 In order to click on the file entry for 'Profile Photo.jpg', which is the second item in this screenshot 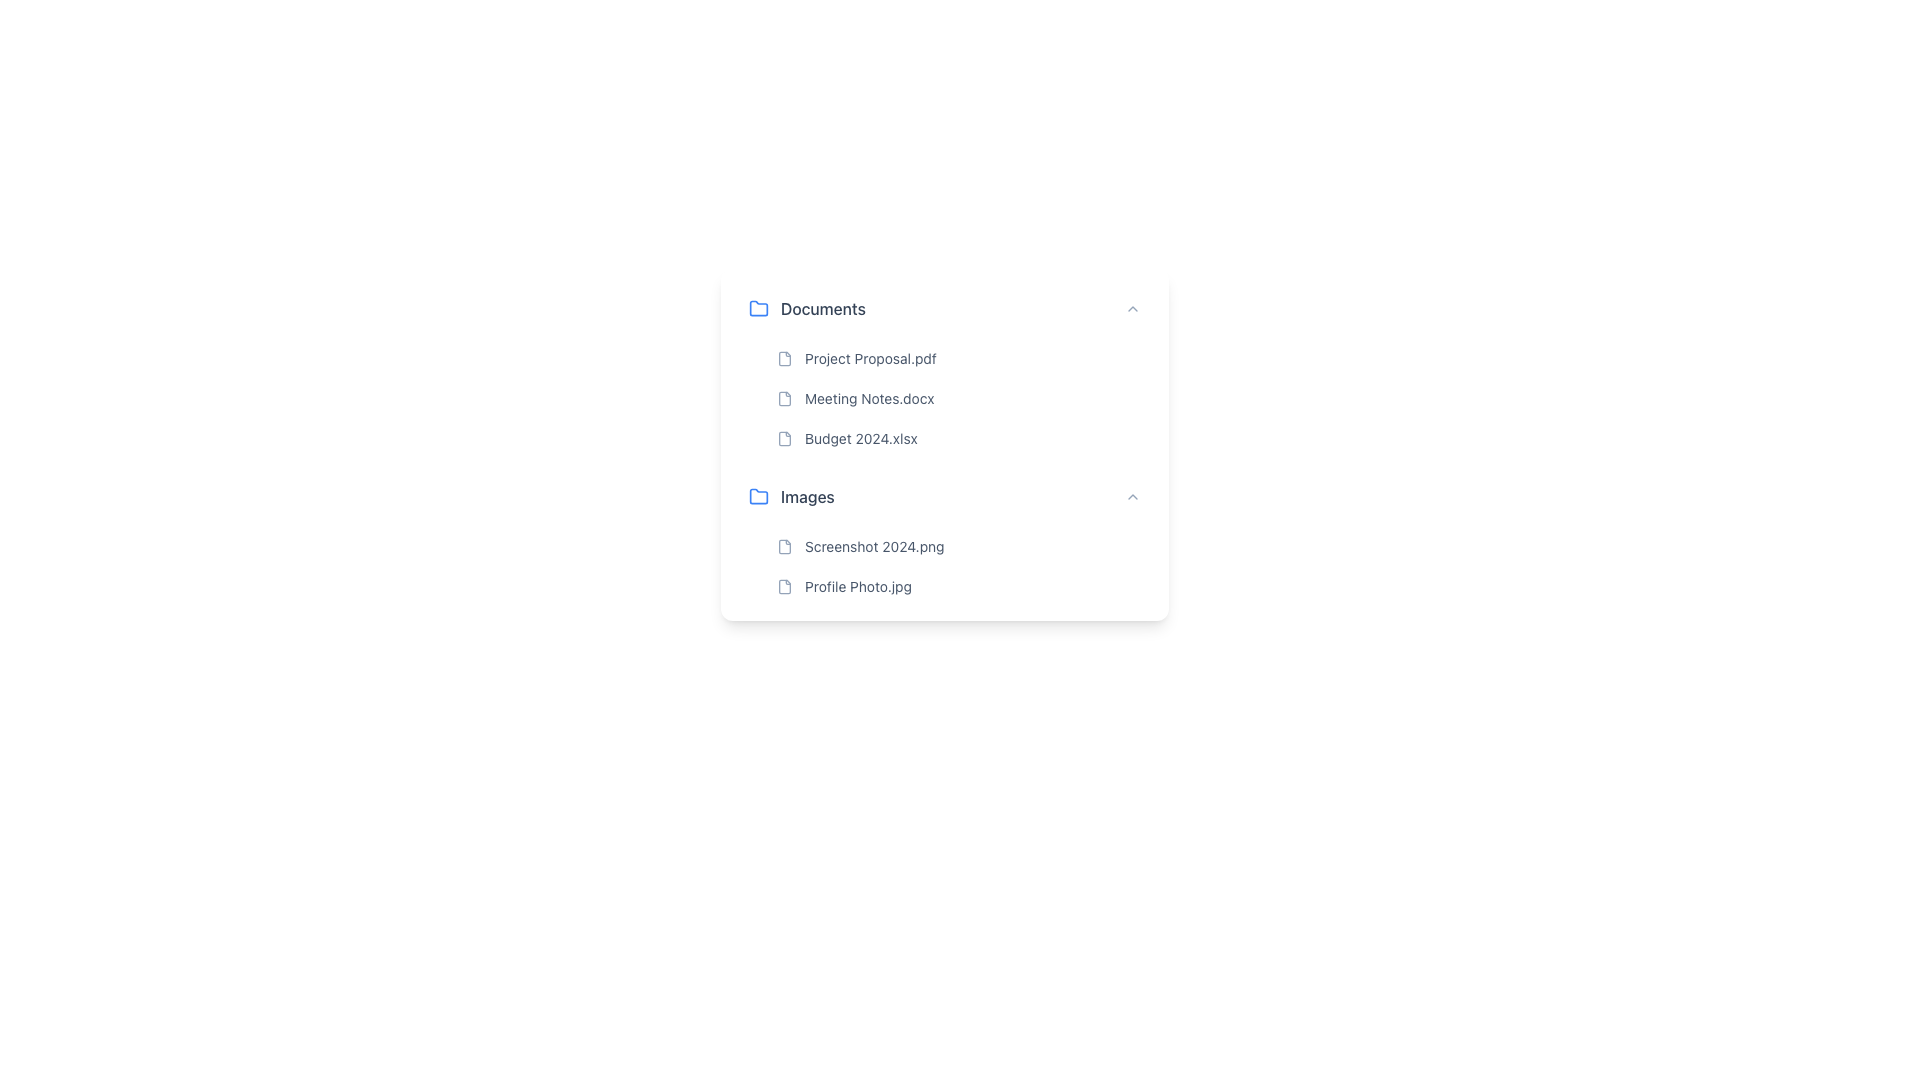, I will do `click(960, 585)`.